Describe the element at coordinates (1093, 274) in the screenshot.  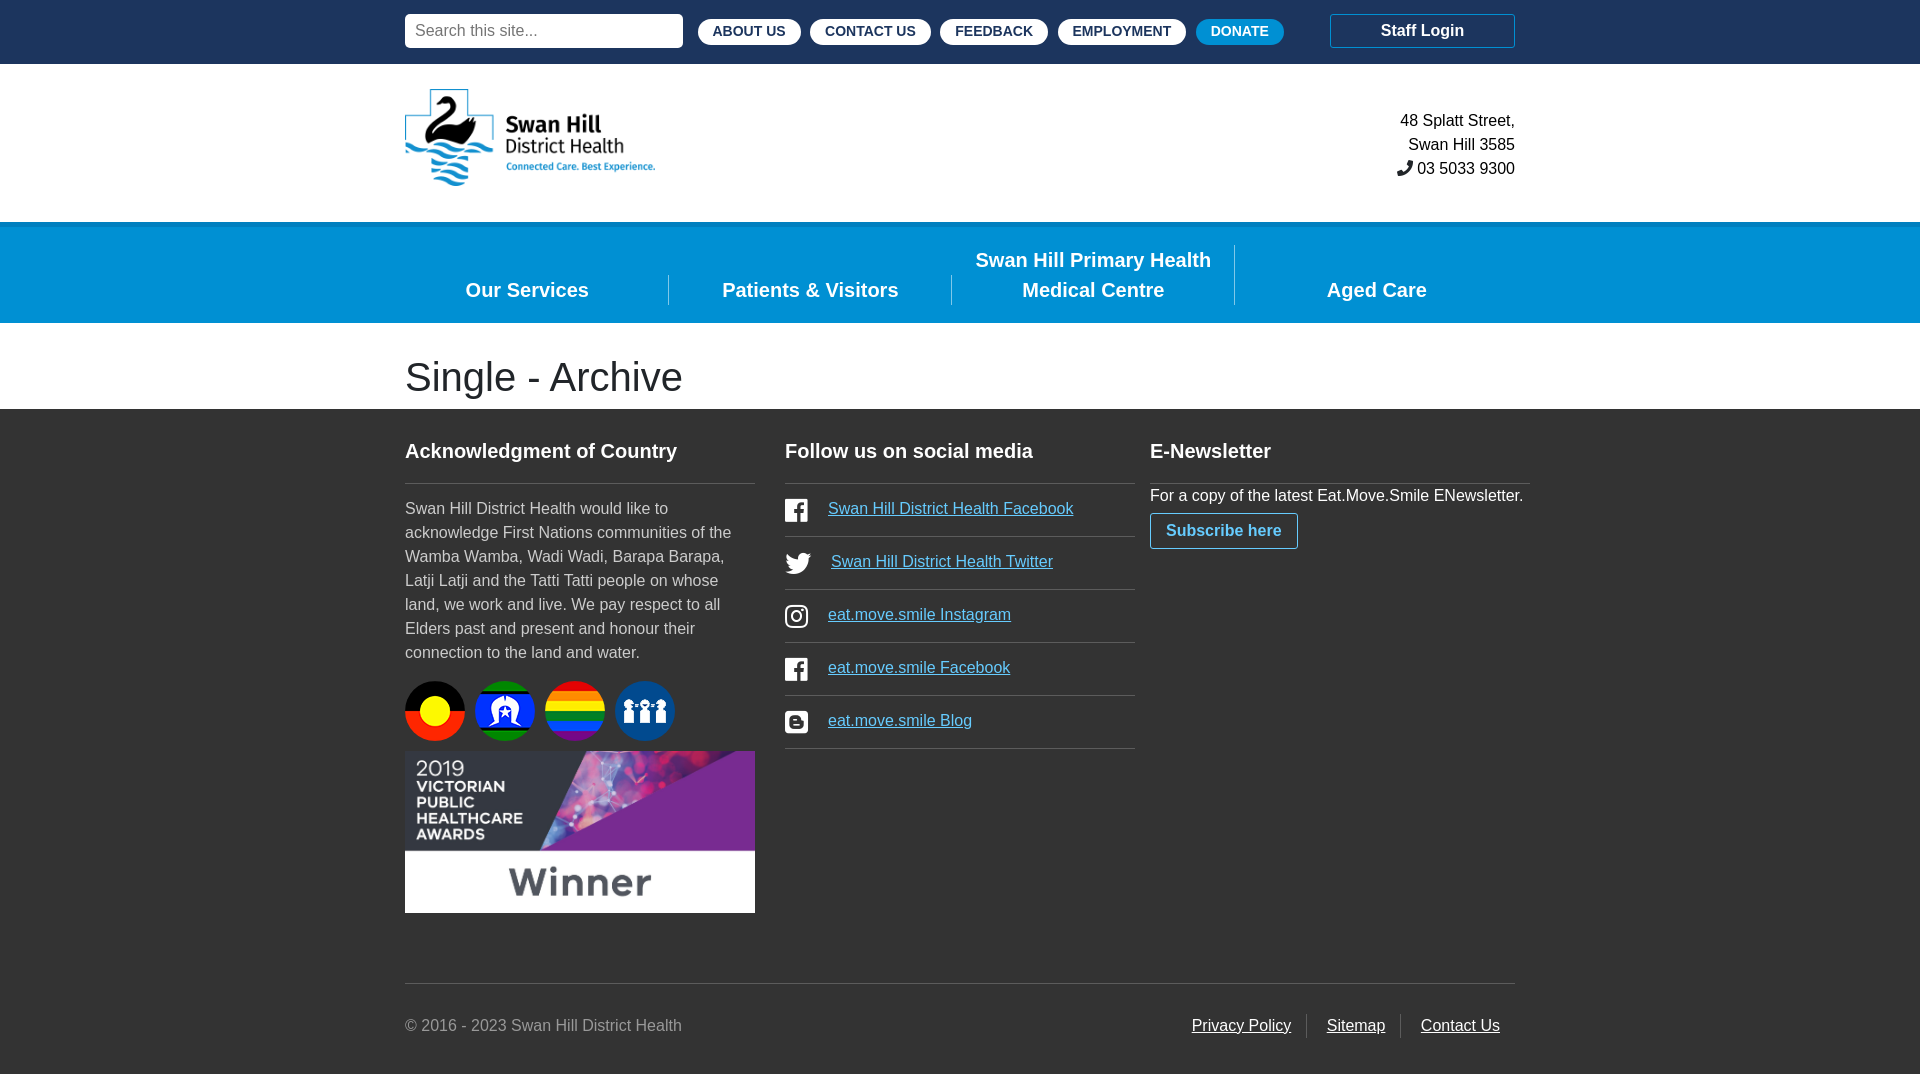
I see `'Swan Hill Primary Health Medical Centre'` at that location.